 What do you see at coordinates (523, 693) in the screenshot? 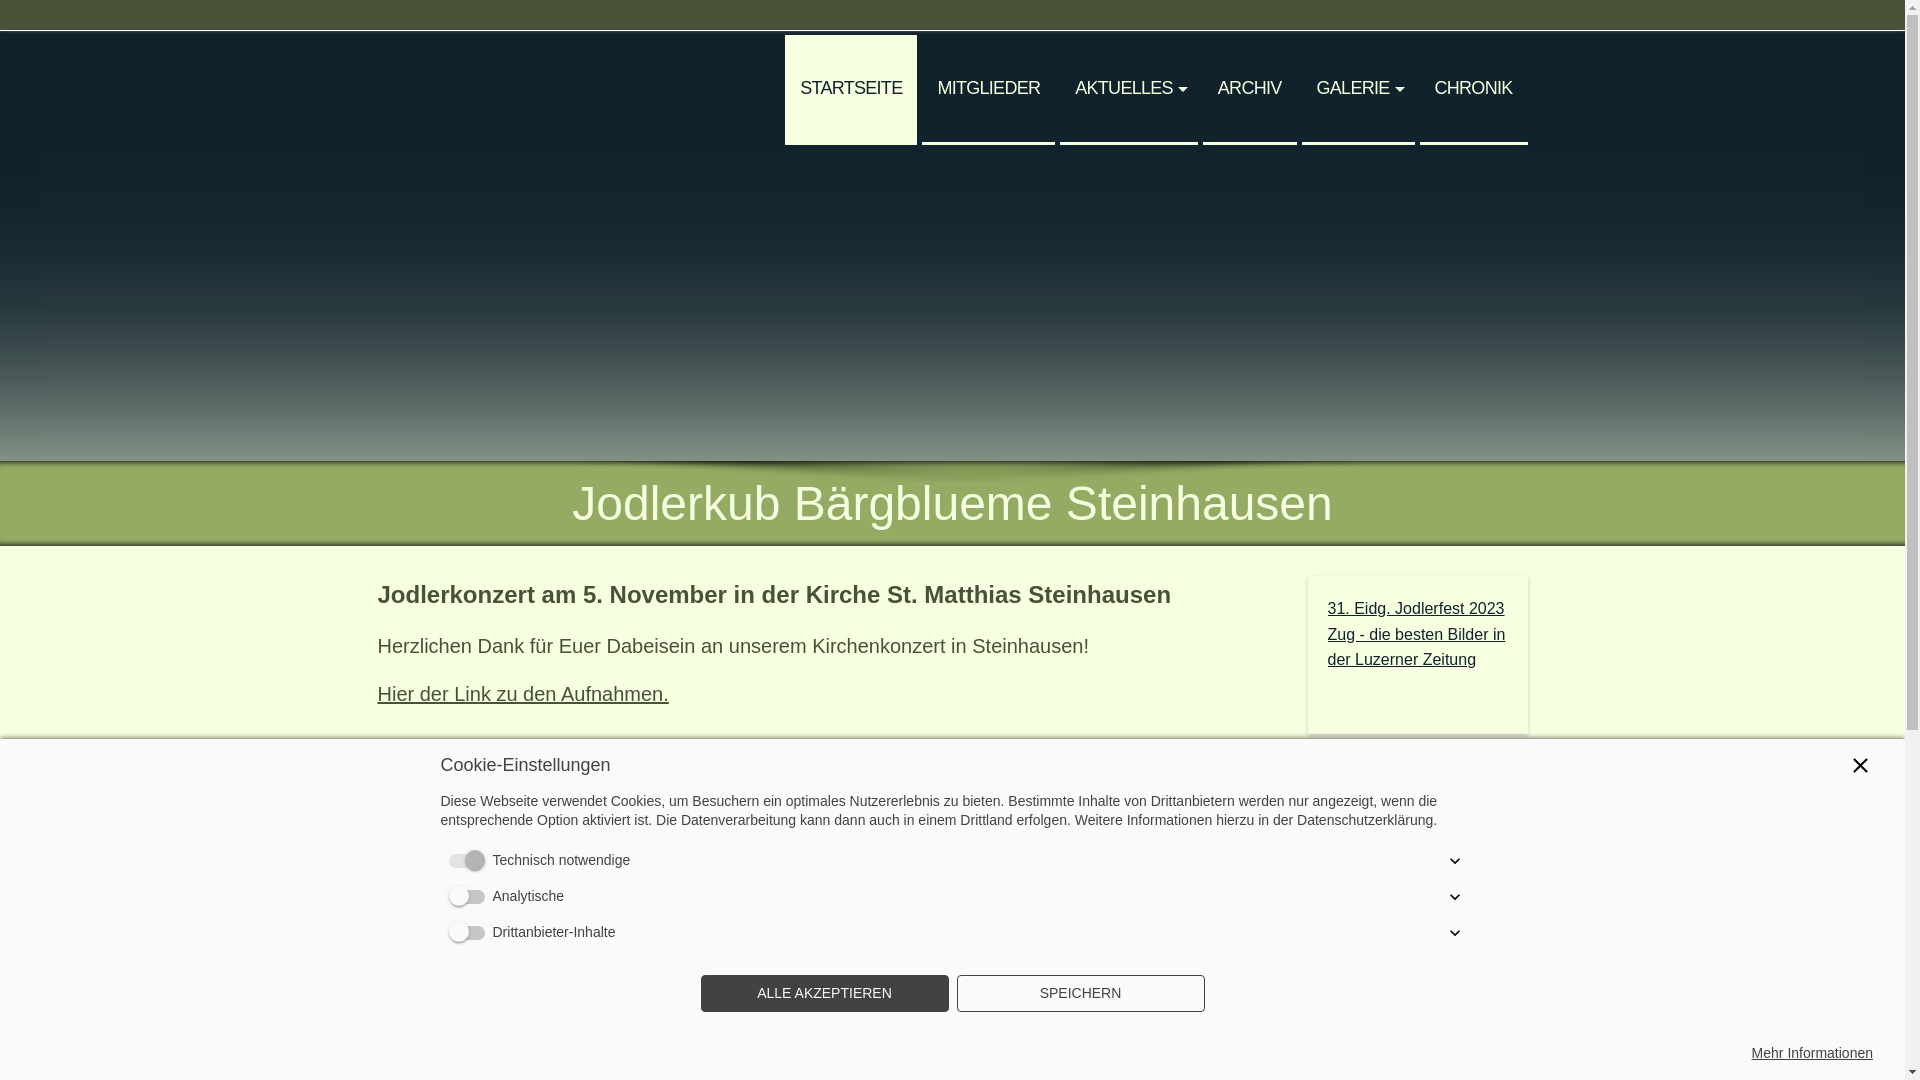
I see `'Hier der Link zu den Aufnahmen.'` at bounding box center [523, 693].